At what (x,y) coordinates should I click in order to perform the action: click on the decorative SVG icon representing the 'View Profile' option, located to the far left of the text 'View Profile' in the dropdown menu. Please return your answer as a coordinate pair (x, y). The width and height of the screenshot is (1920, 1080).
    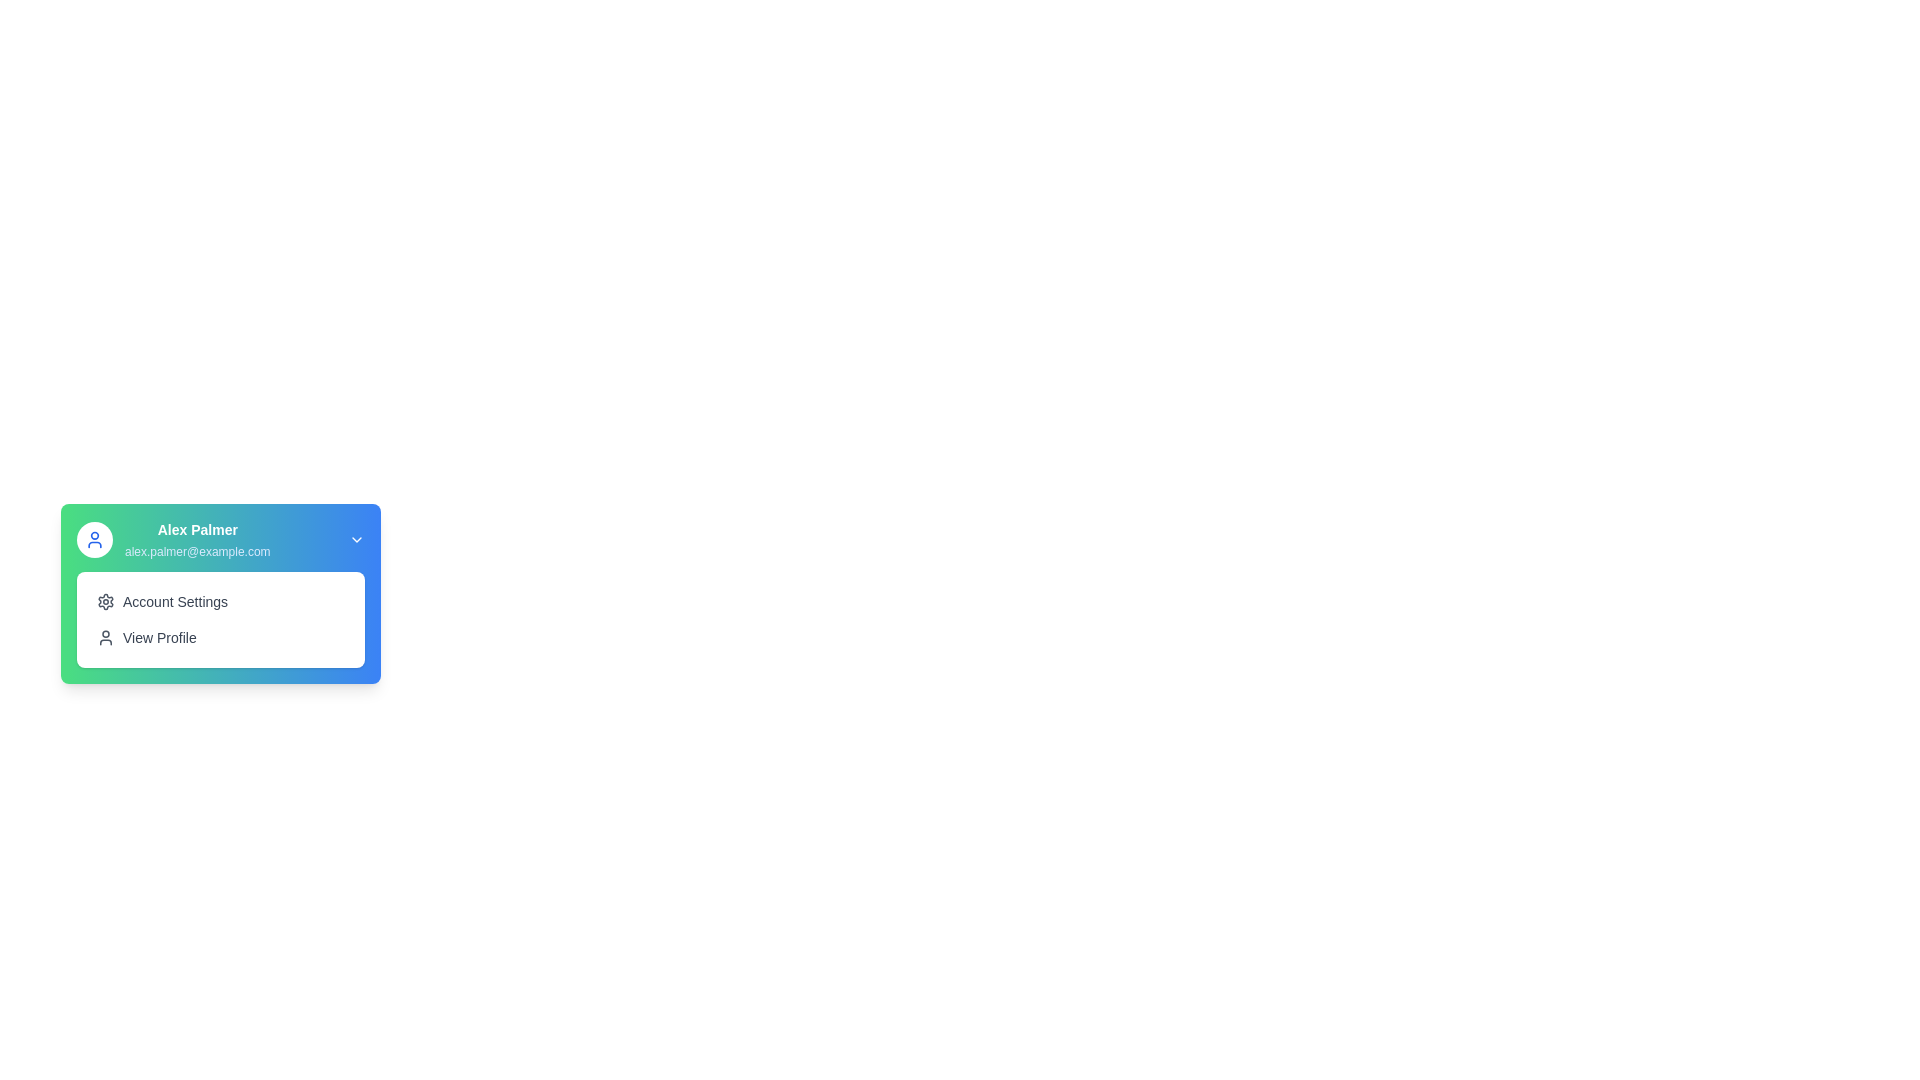
    Looking at the image, I should click on (104, 637).